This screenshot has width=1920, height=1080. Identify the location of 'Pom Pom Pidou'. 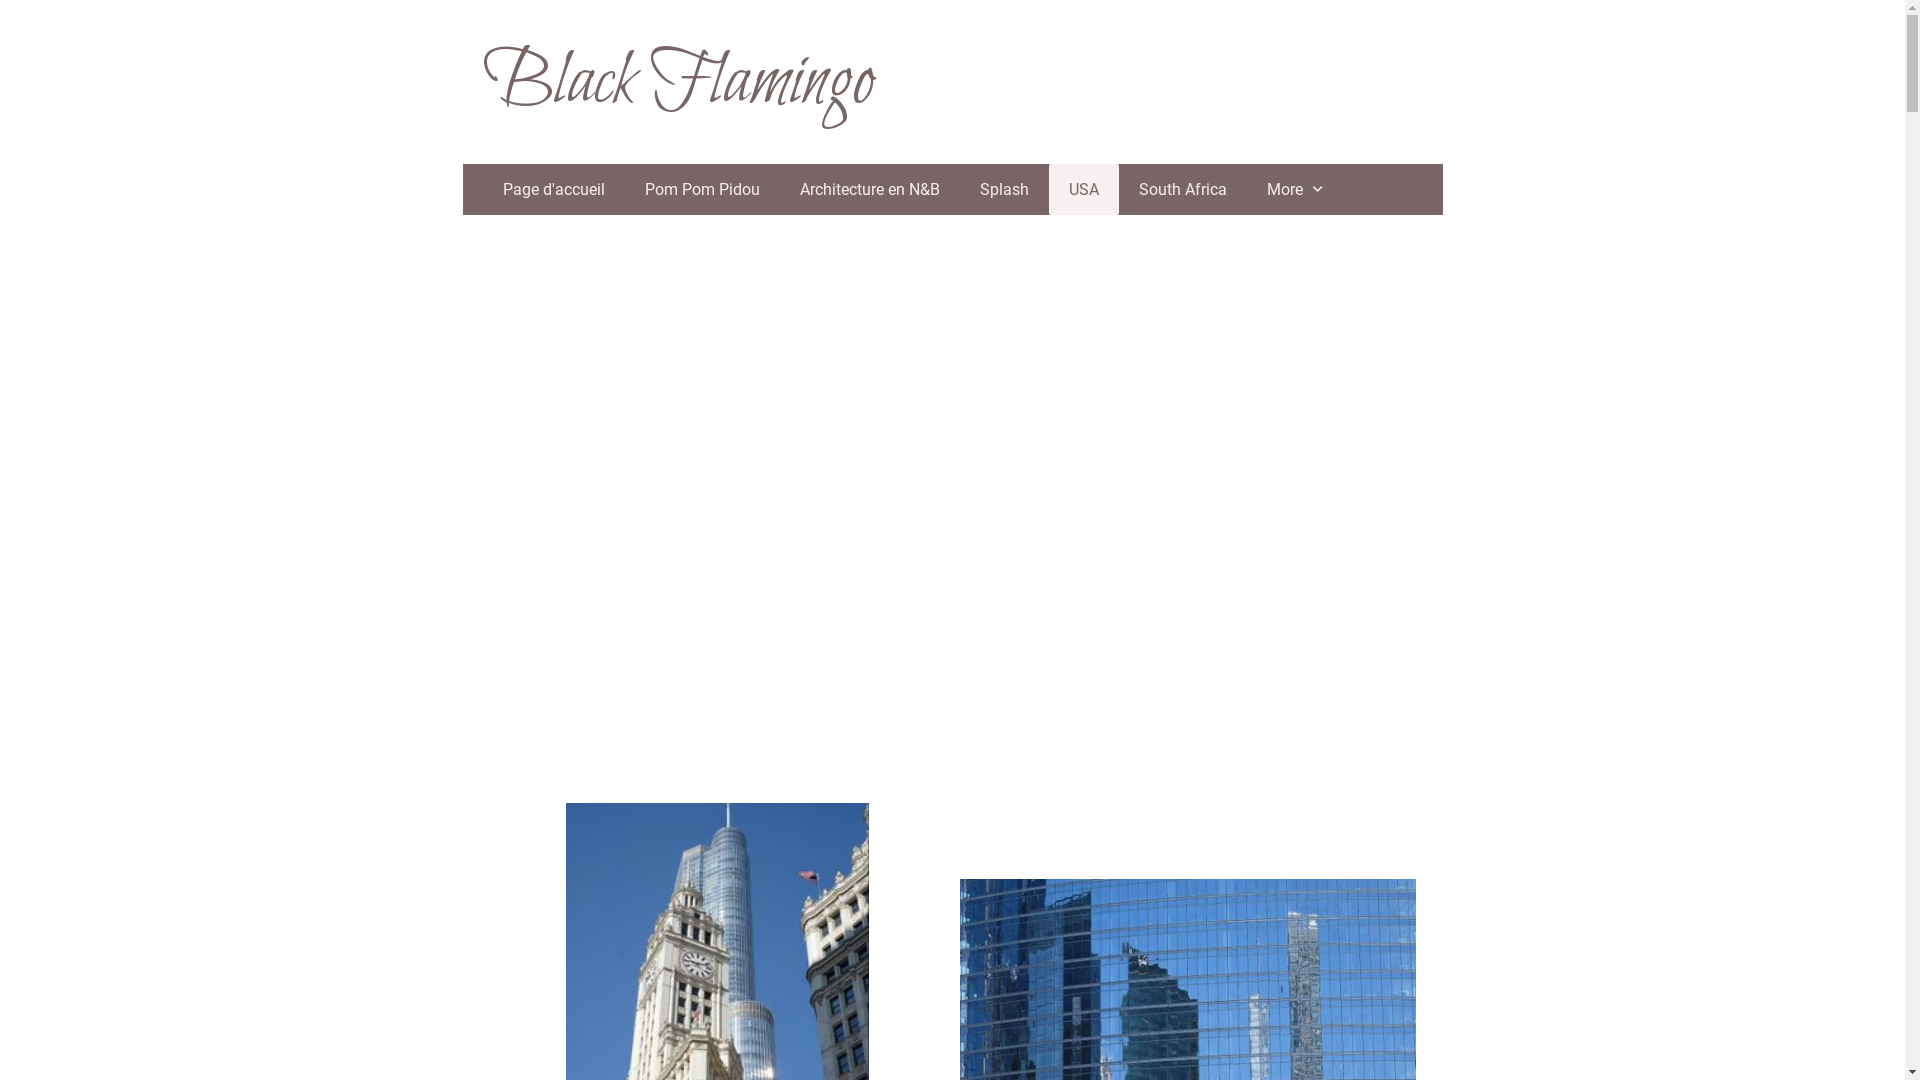
(701, 189).